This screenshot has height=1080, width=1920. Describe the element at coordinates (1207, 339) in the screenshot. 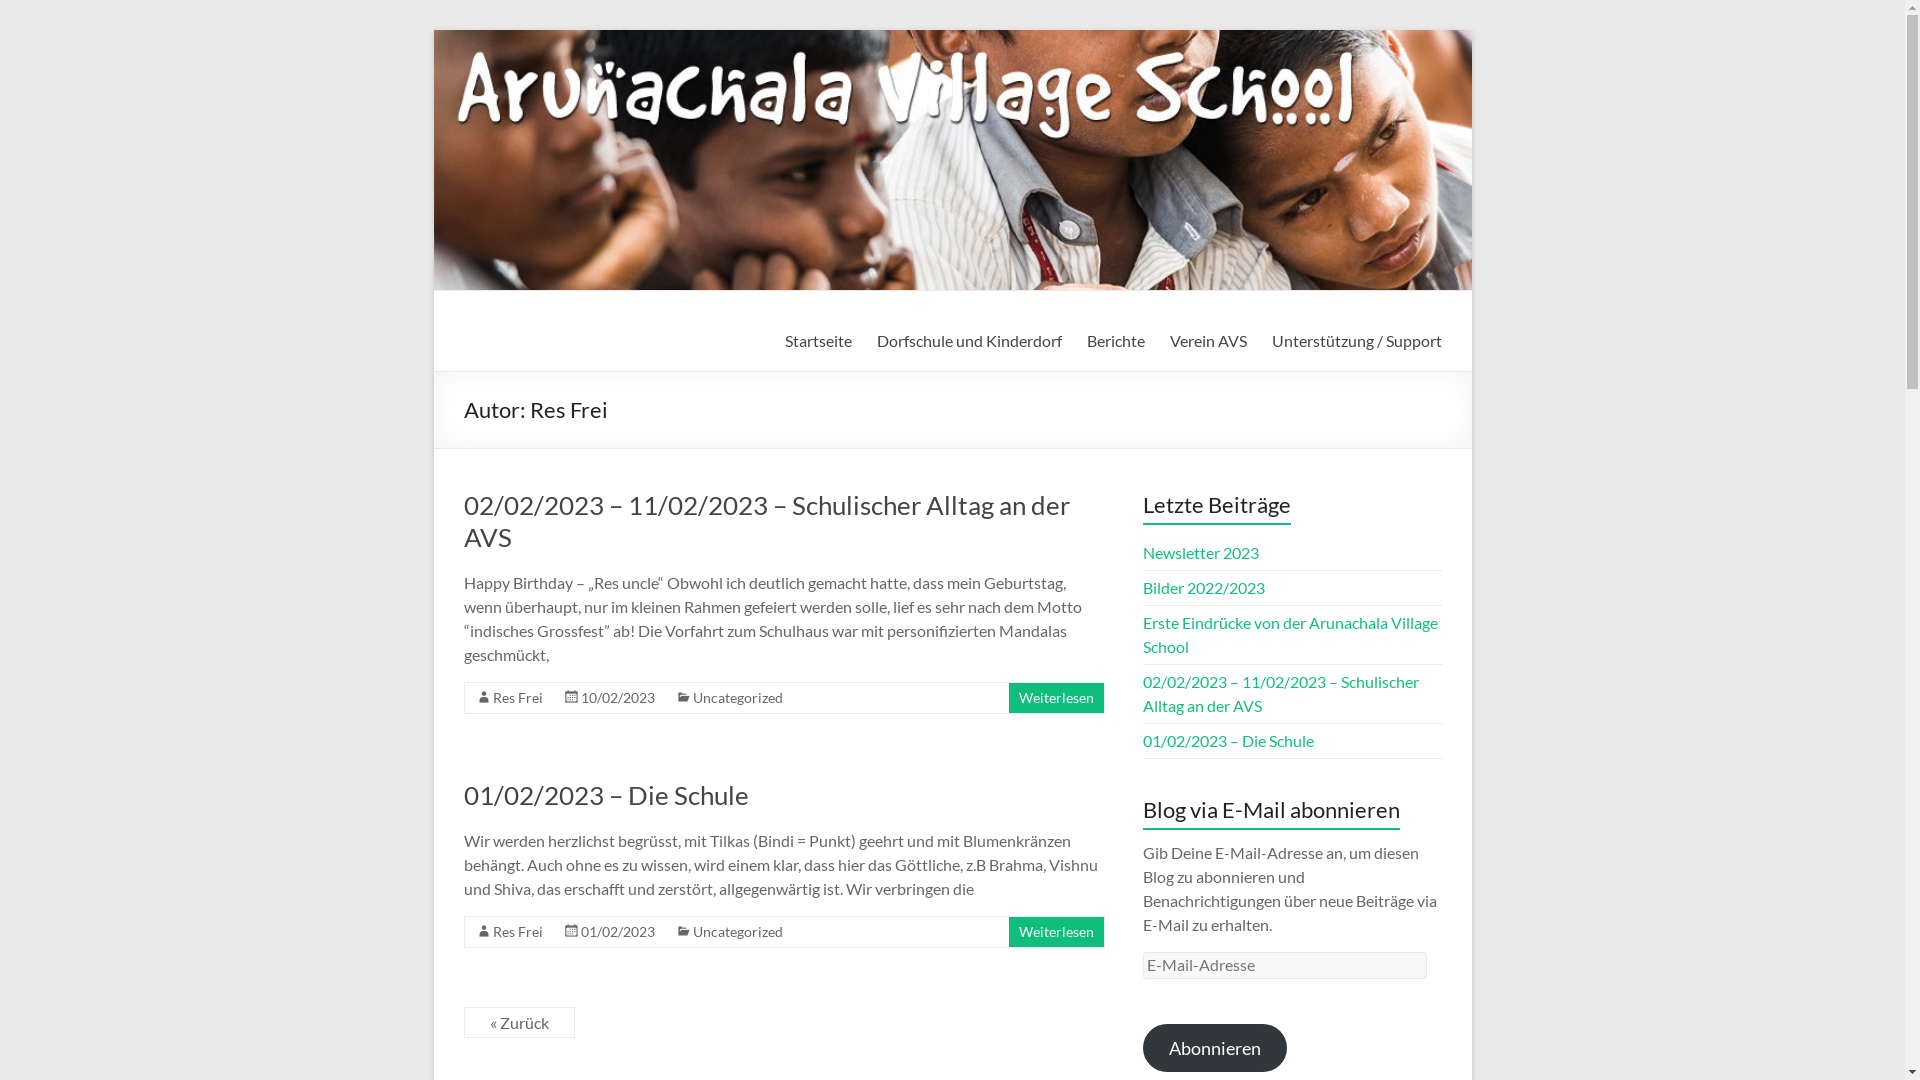

I see `'Verein AVS'` at that location.